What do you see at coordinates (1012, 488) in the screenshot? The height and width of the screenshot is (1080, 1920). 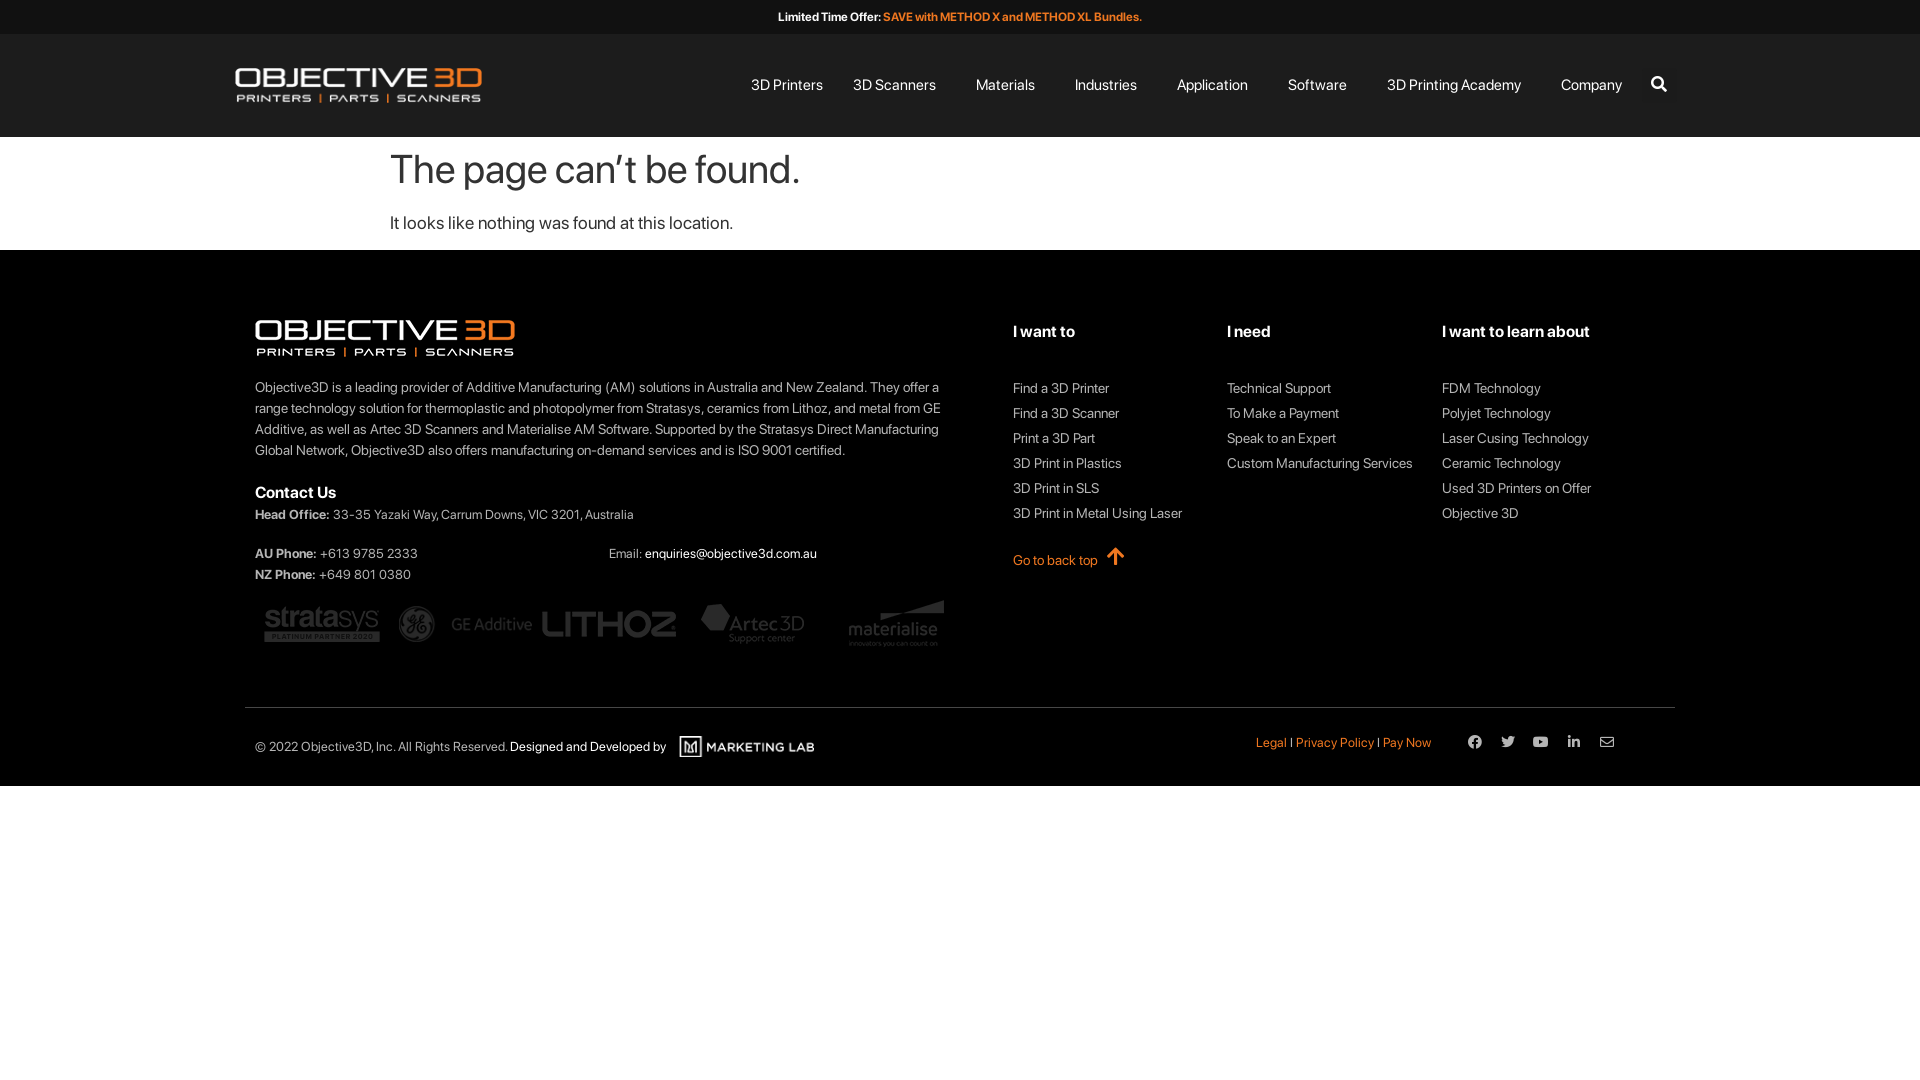 I see `'3D Print in SLS'` at bounding box center [1012, 488].